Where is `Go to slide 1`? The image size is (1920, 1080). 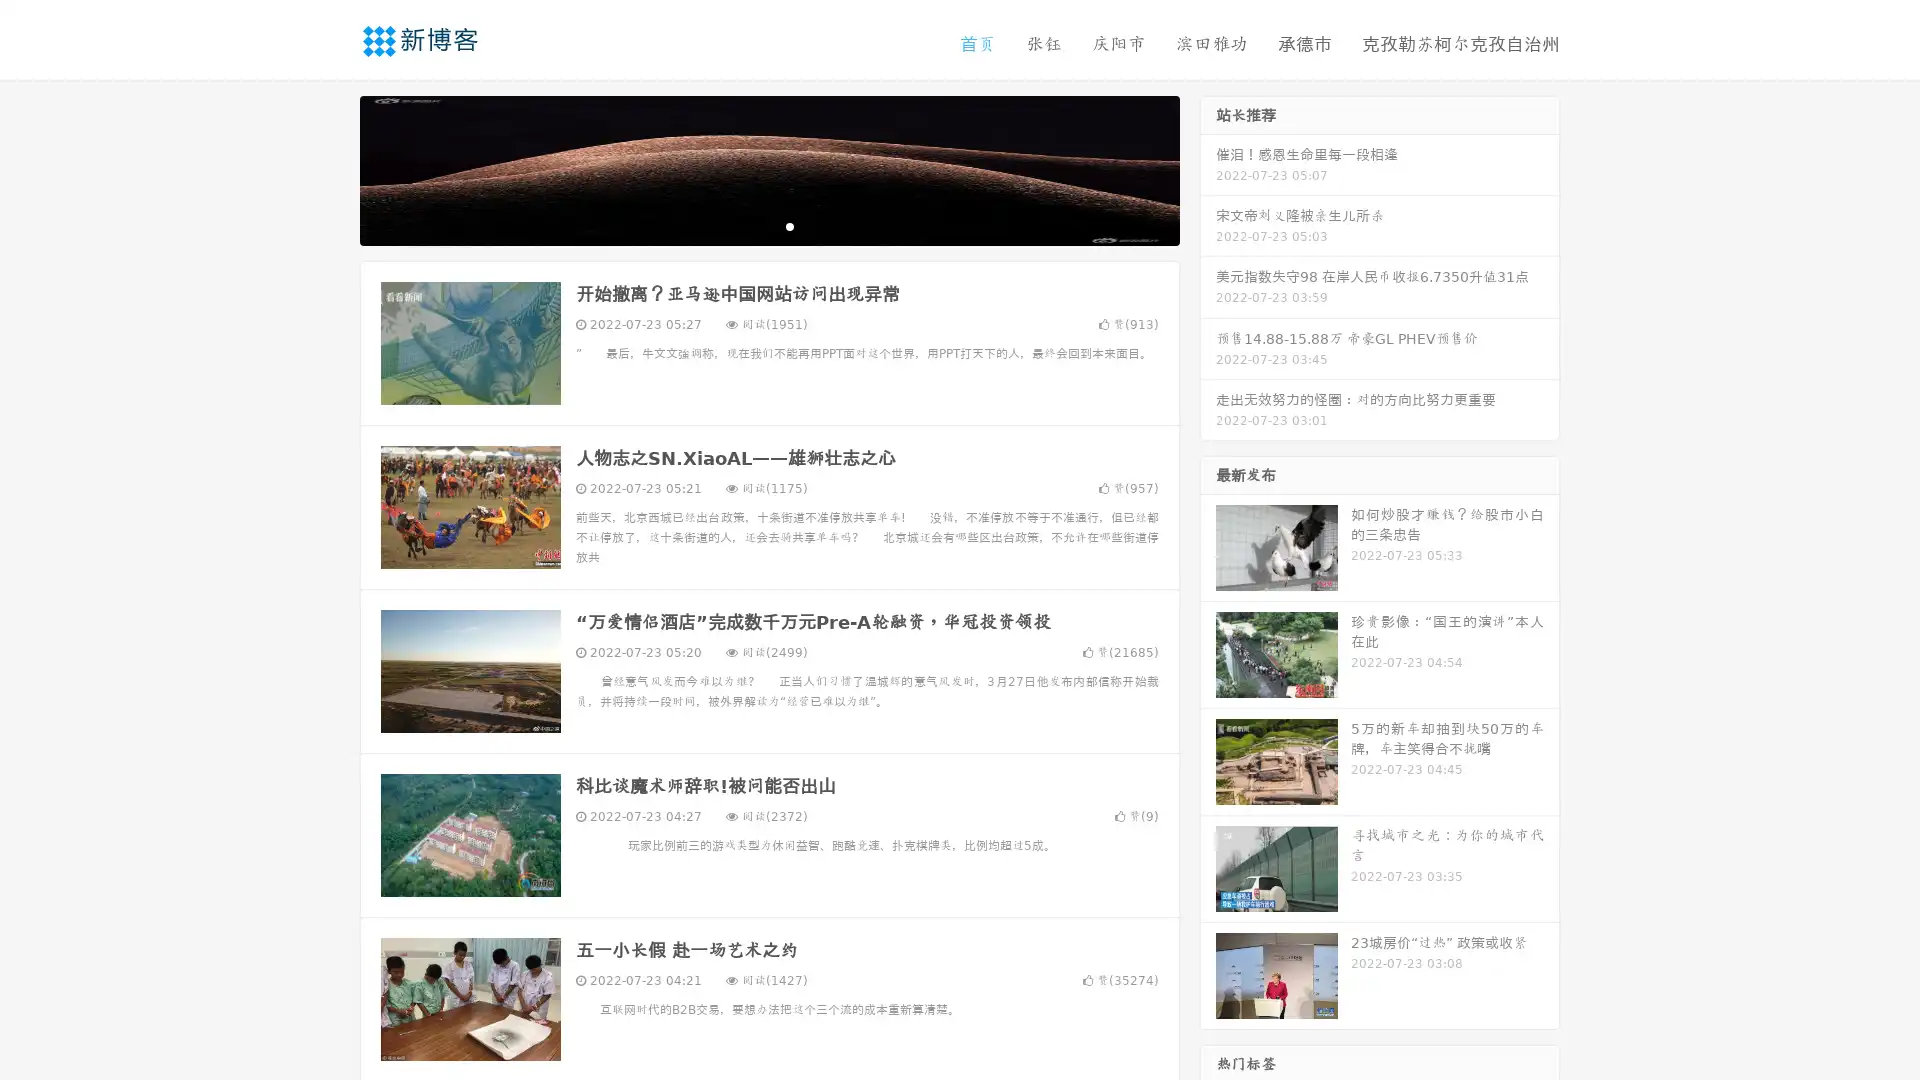 Go to slide 1 is located at coordinates (748, 225).